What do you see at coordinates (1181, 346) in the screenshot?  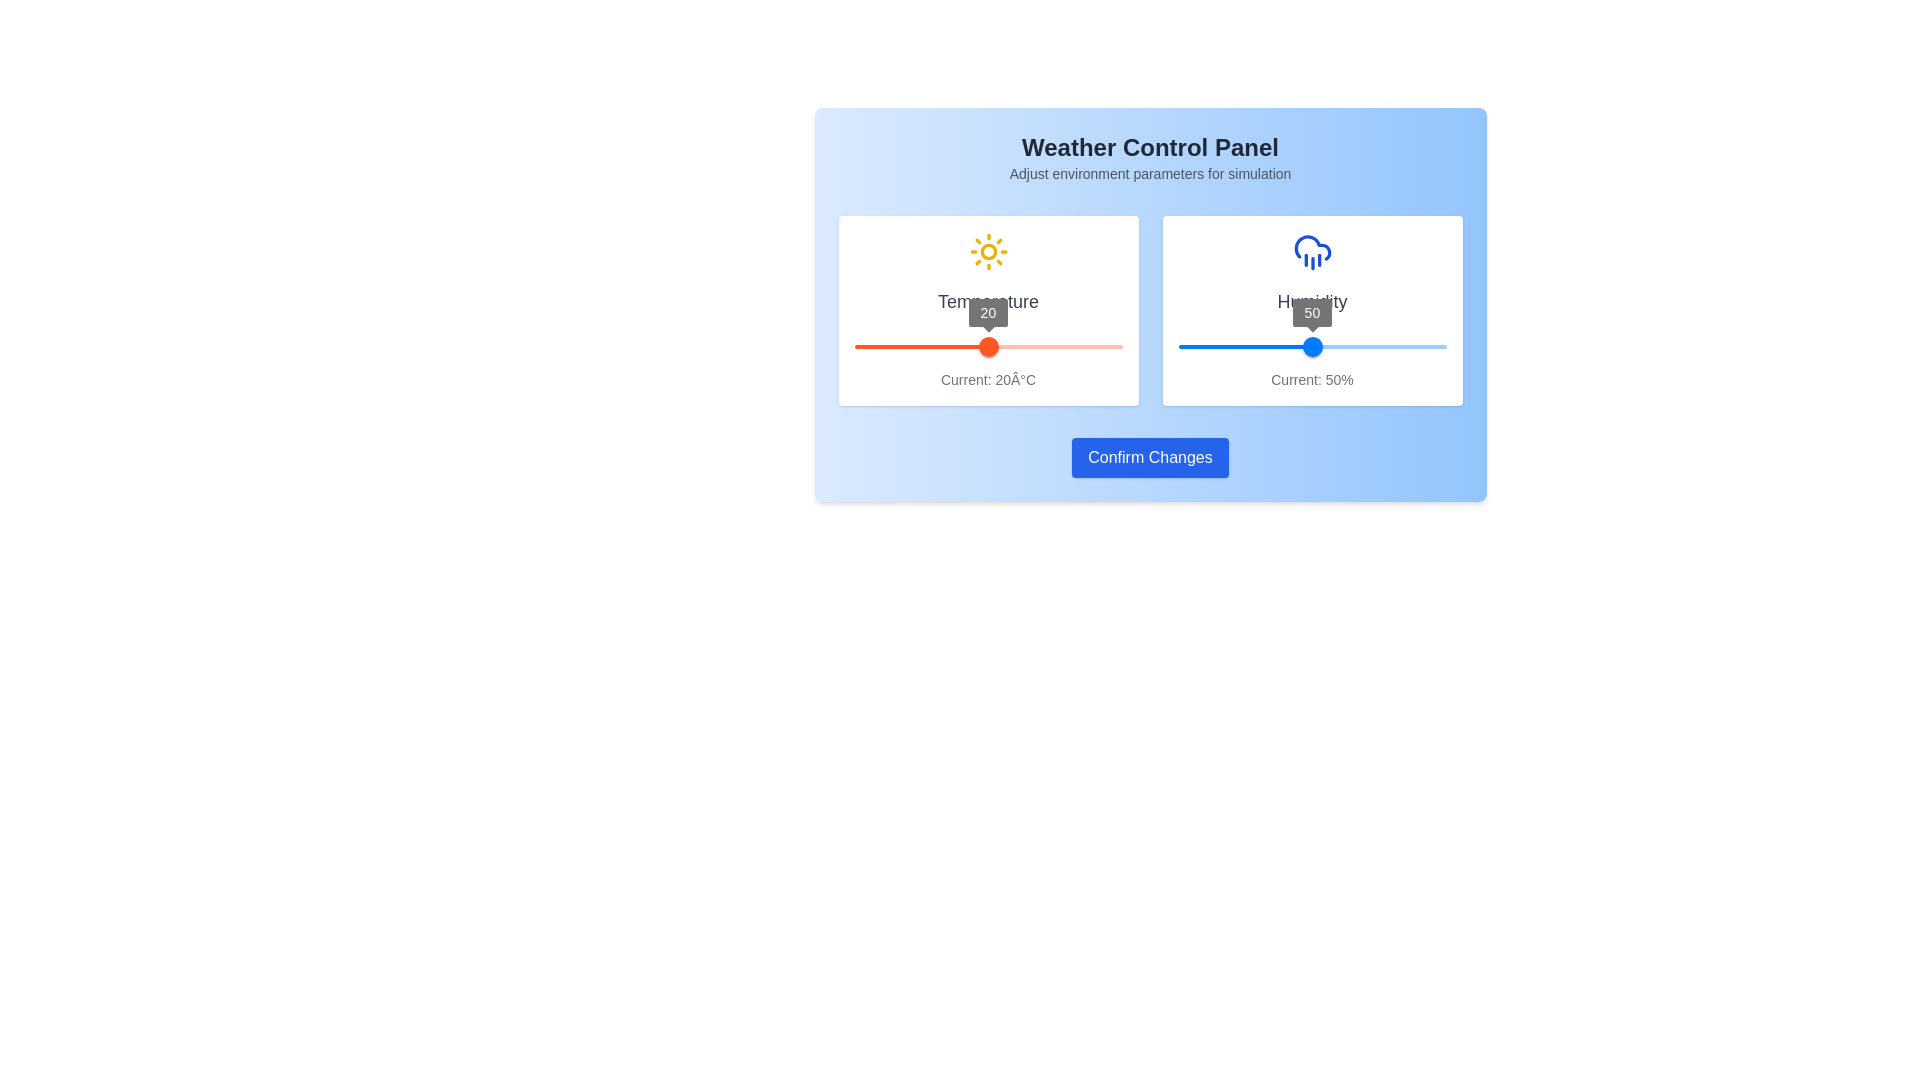 I see `the humidity percentage` at bounding box center [1181, 346].